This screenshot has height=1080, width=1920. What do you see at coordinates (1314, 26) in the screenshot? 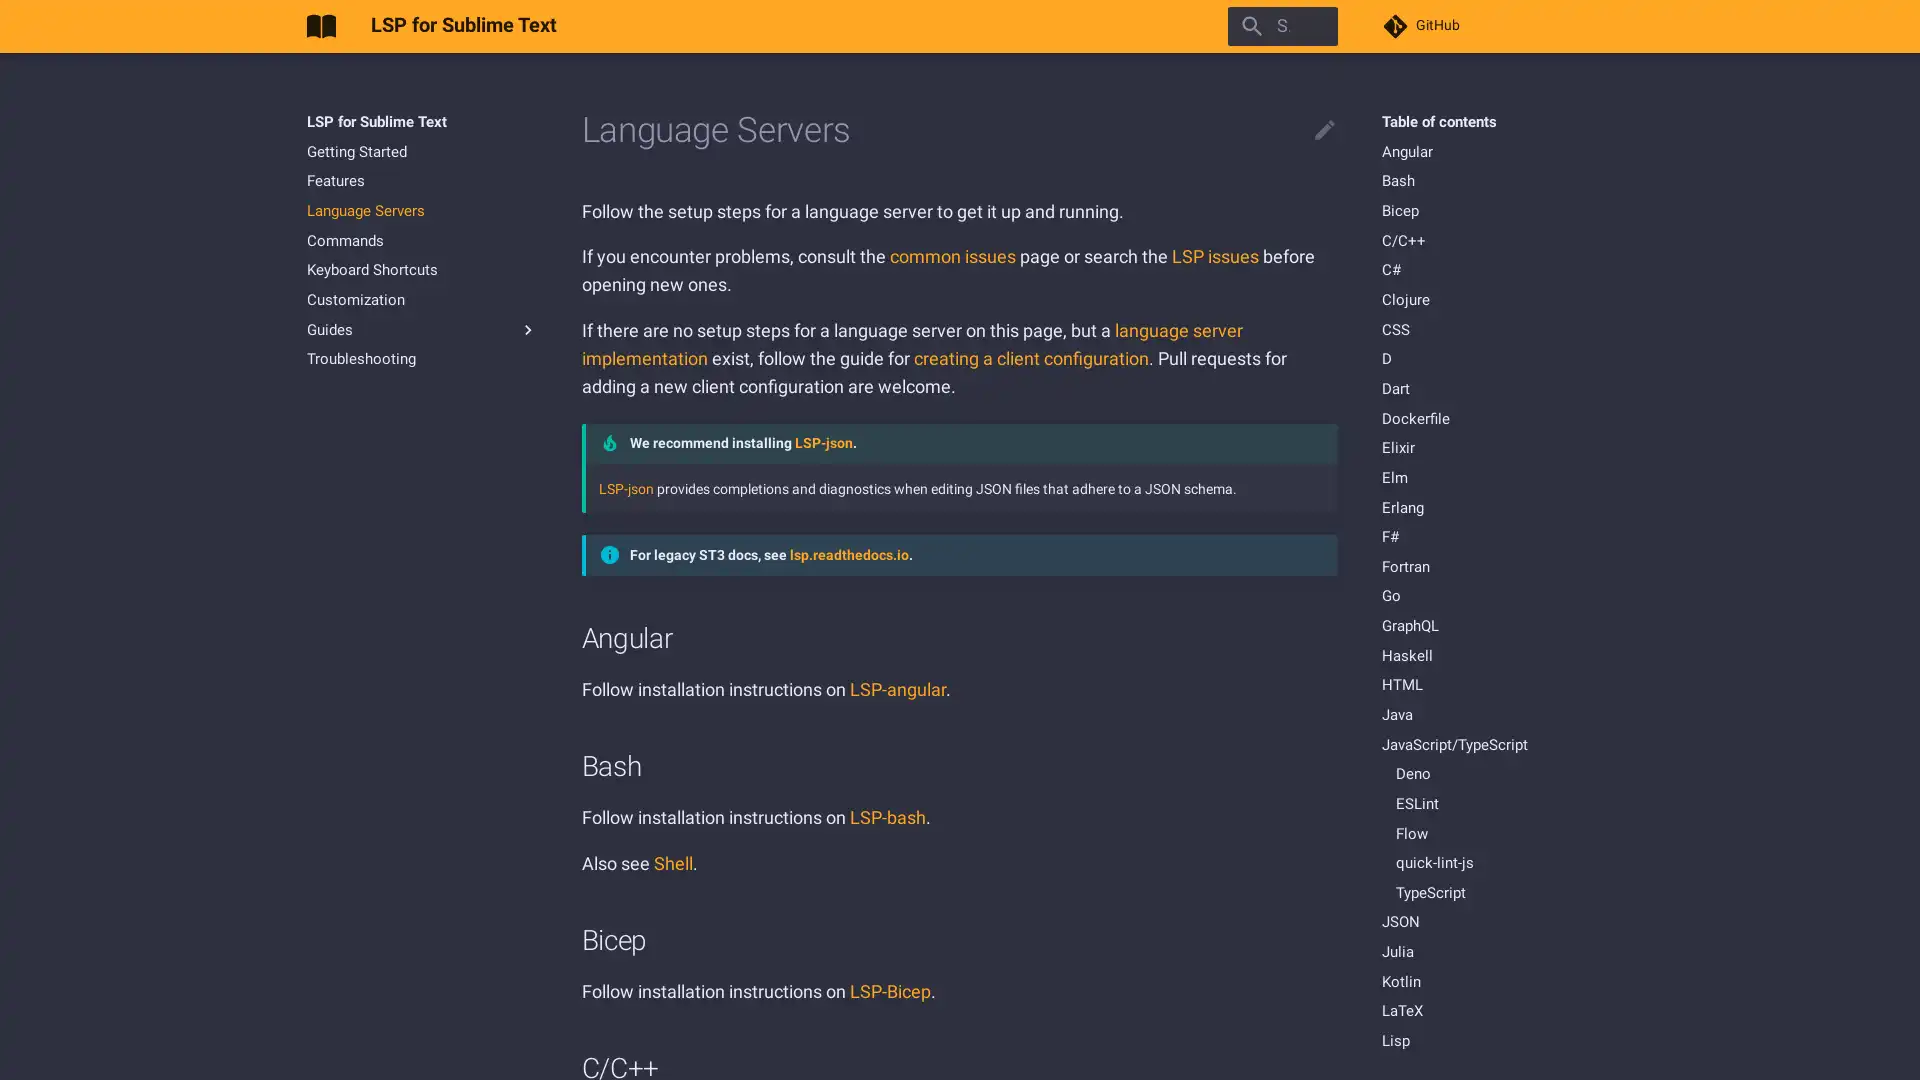
I see `Clear` at bounding box center [1314, 26].